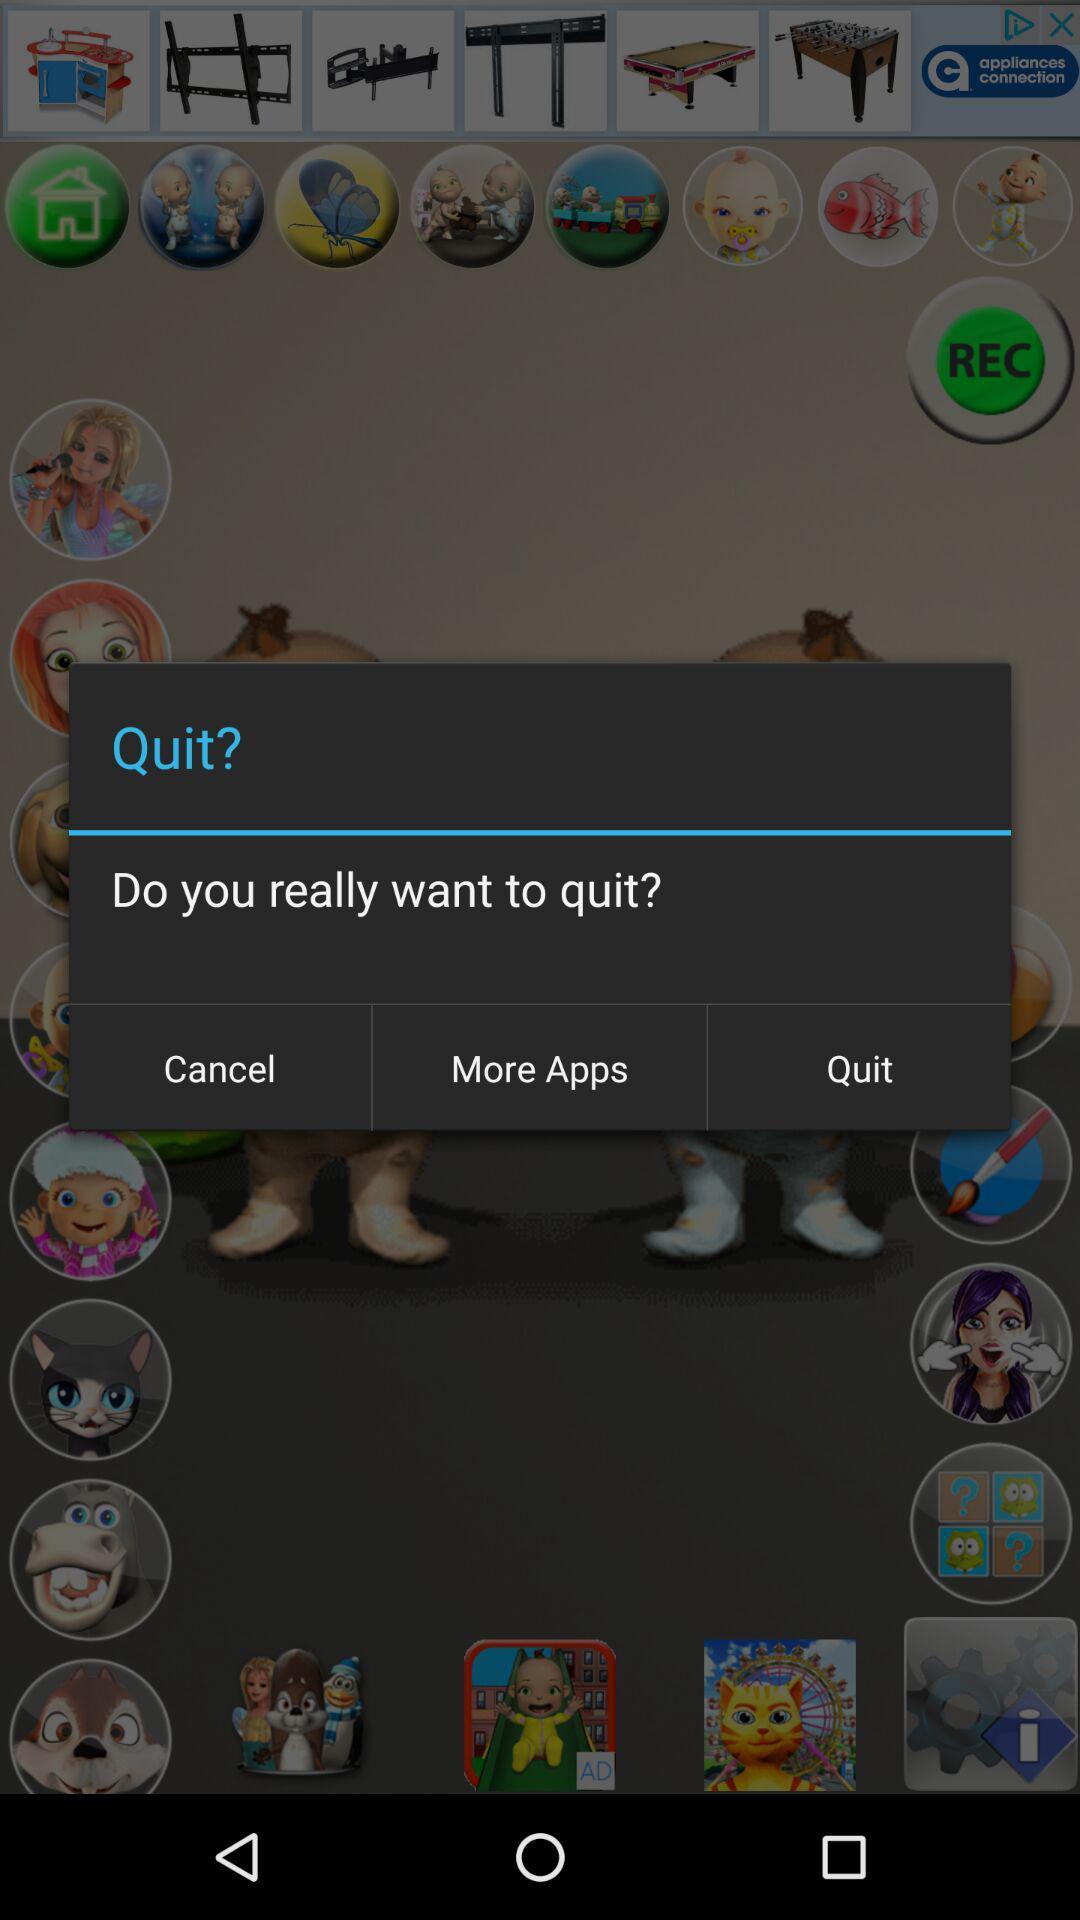  Describe the element at coordinates (472, 220) in the screenshot. I see `the avatar icon` at that location.